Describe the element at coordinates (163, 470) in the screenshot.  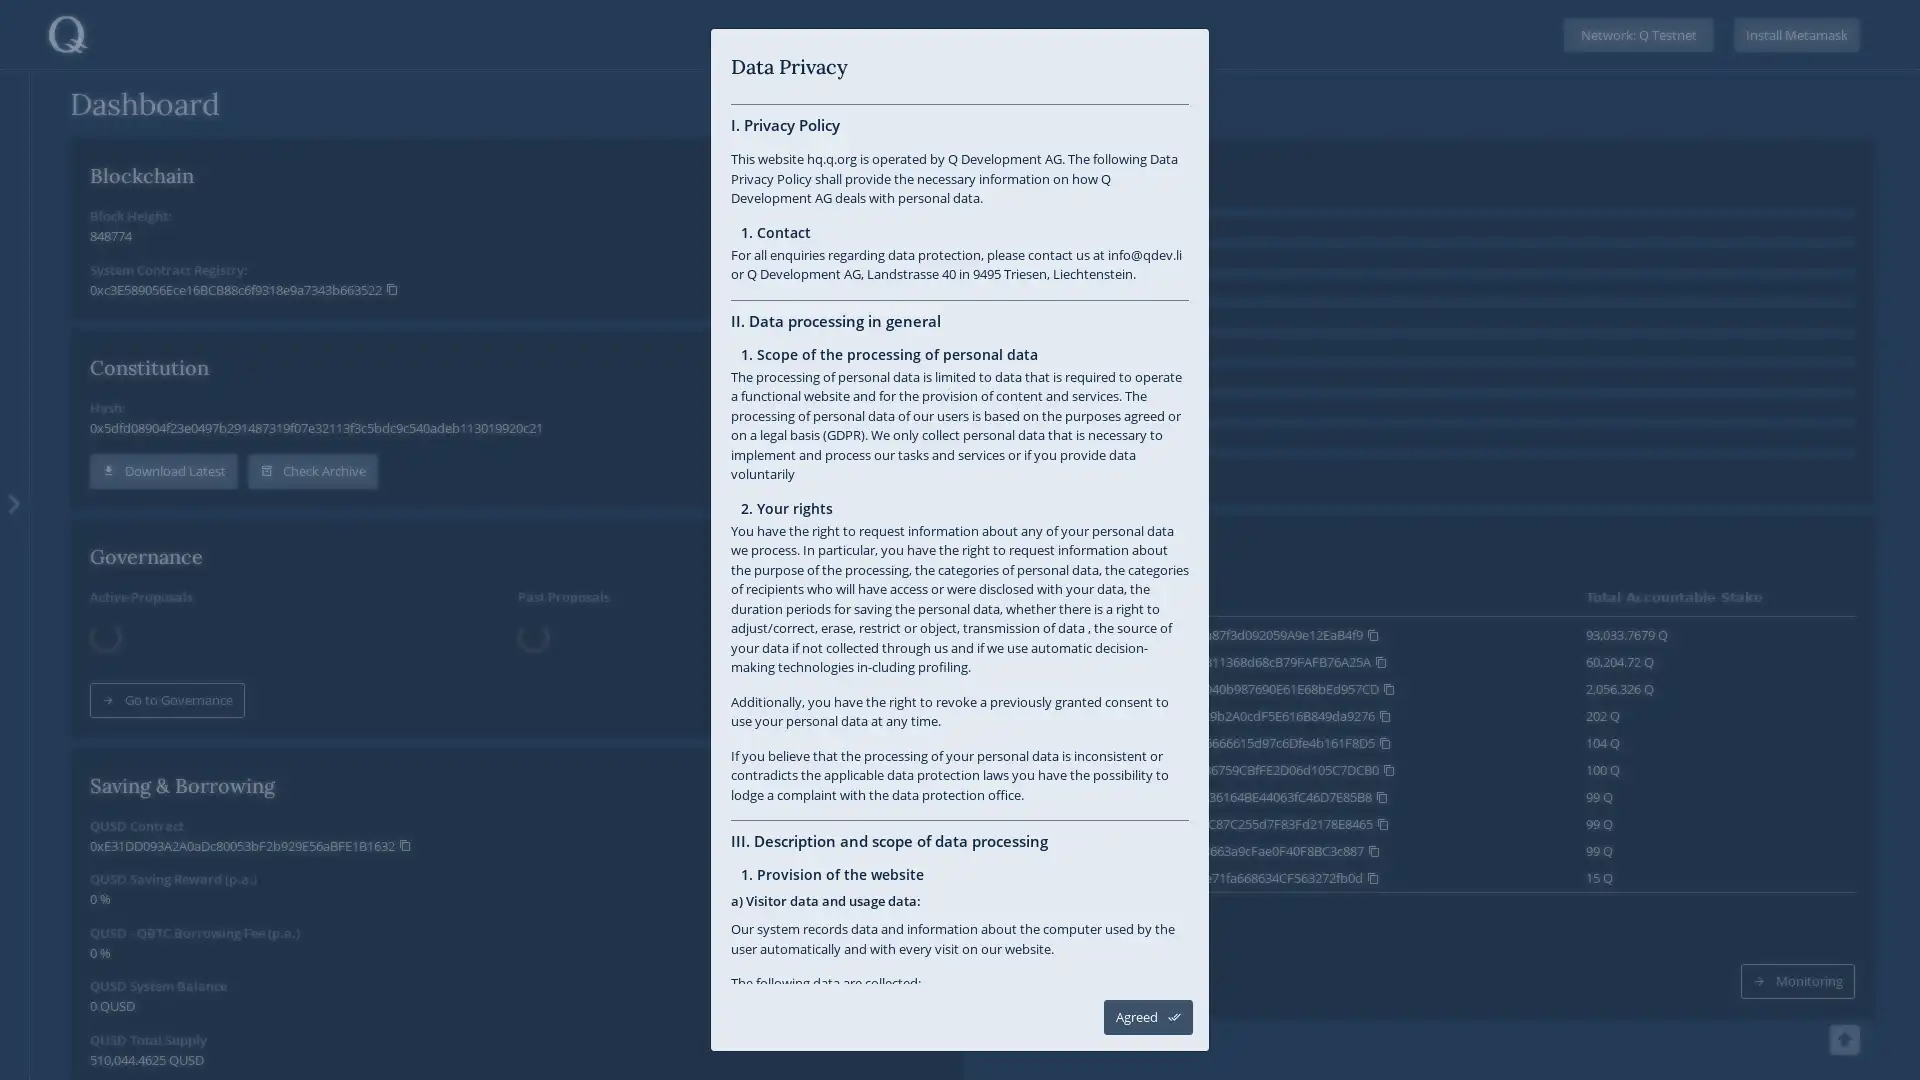
I see `Download Latest` at that location.